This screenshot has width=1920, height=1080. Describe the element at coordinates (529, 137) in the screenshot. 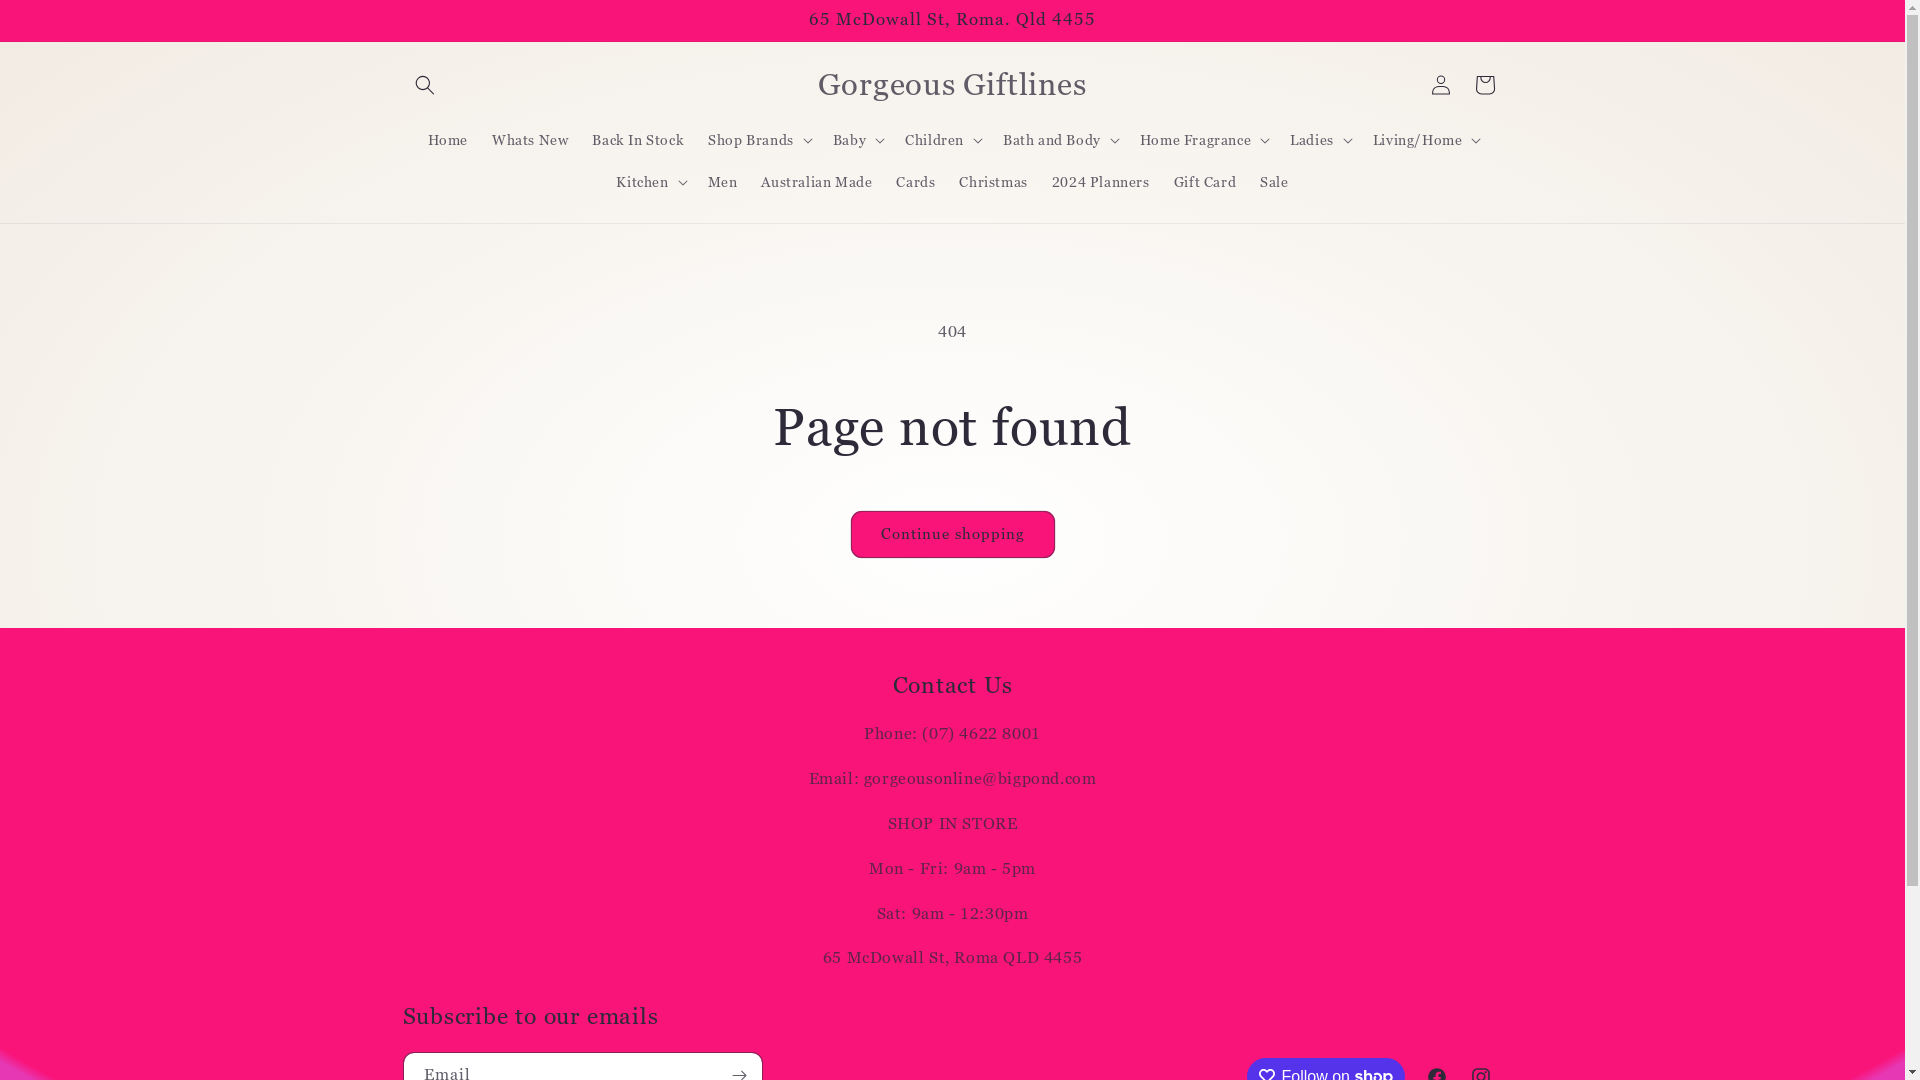

I see `'Whats New'` at that location.